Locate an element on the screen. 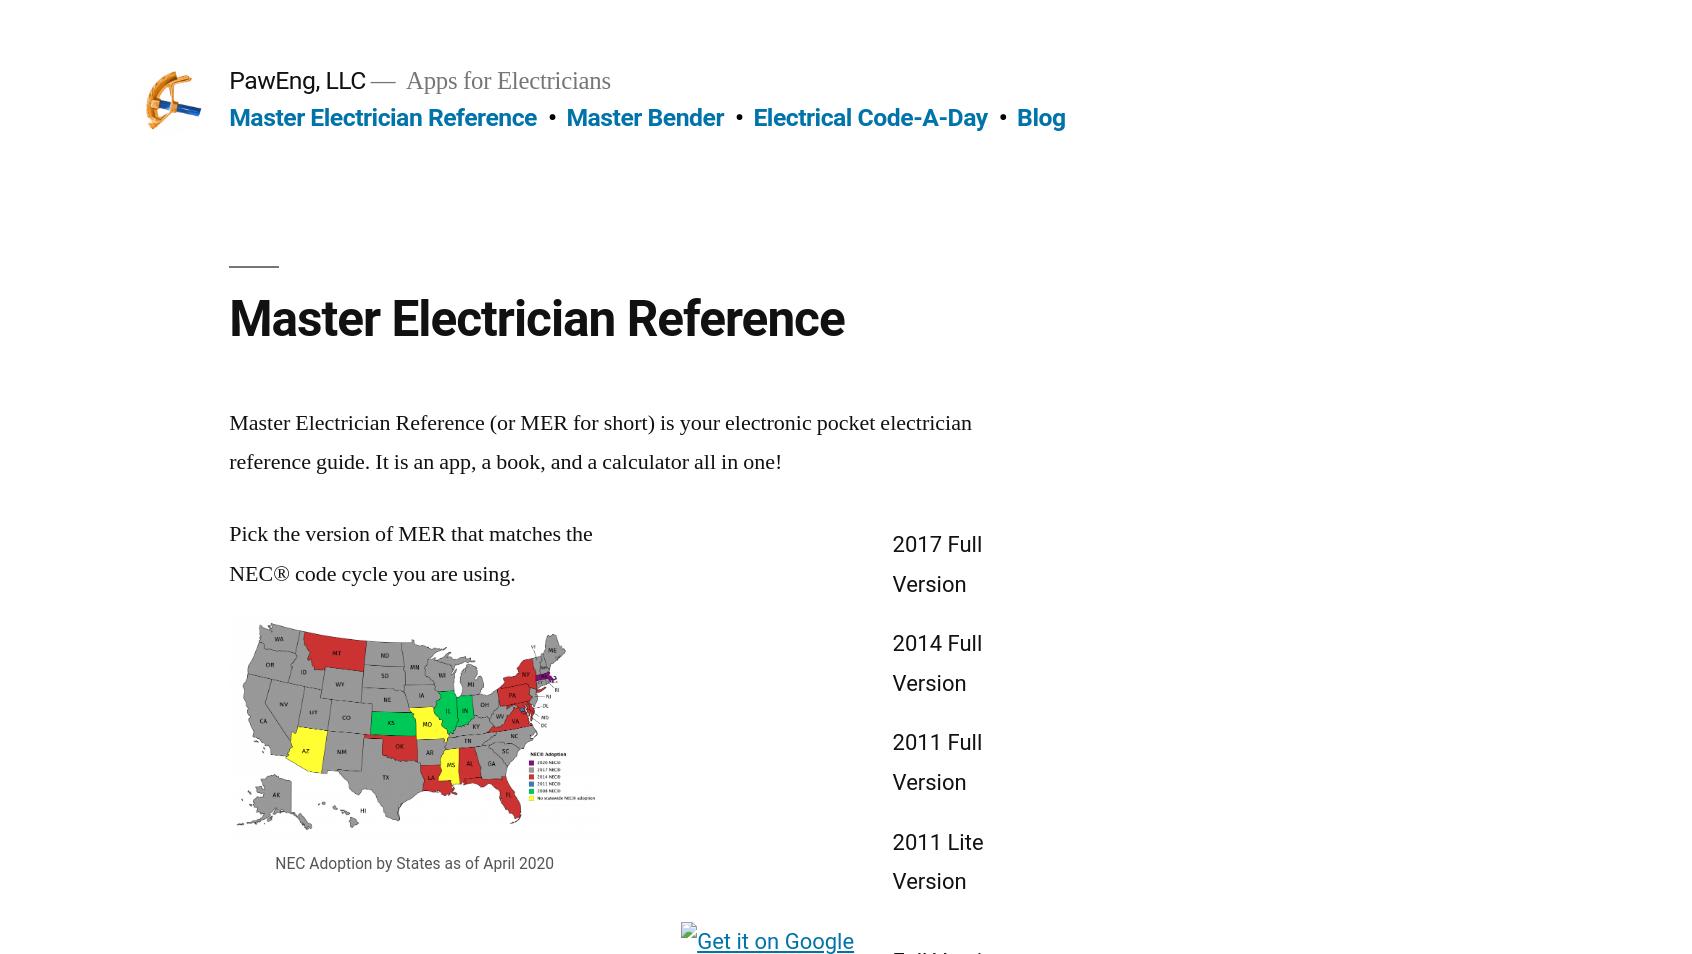 This screenshot has width=1692, height=954. 'Master Bender' is located at coordinates (564, 116).